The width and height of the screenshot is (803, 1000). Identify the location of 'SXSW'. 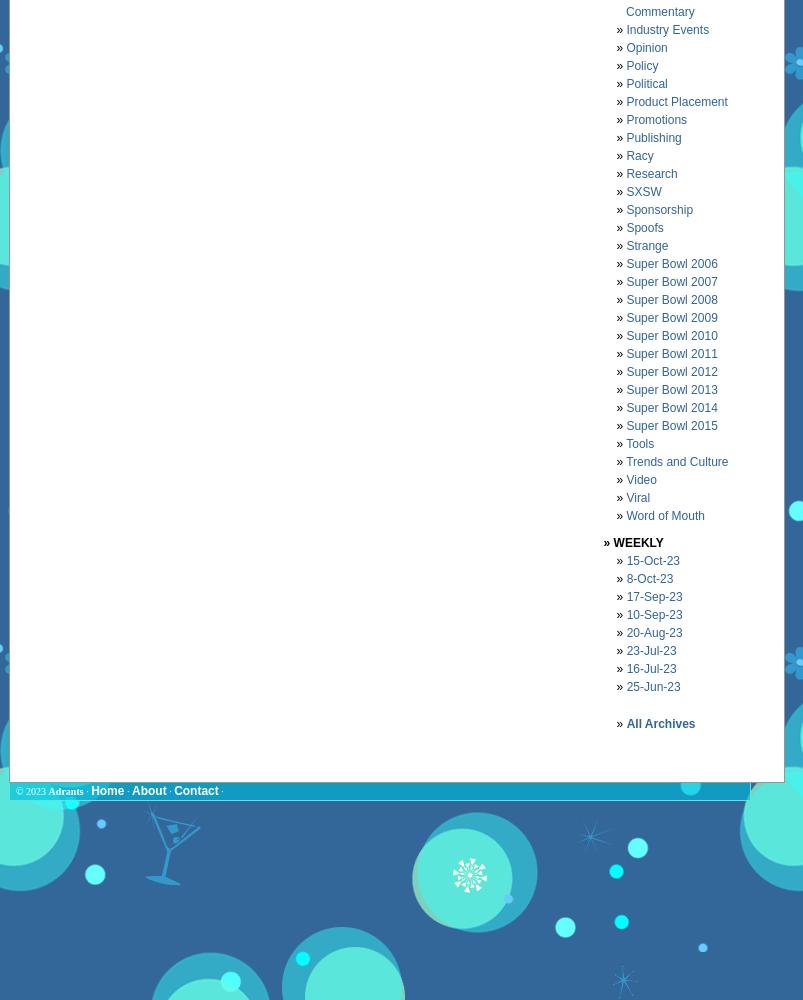
(643, 190).